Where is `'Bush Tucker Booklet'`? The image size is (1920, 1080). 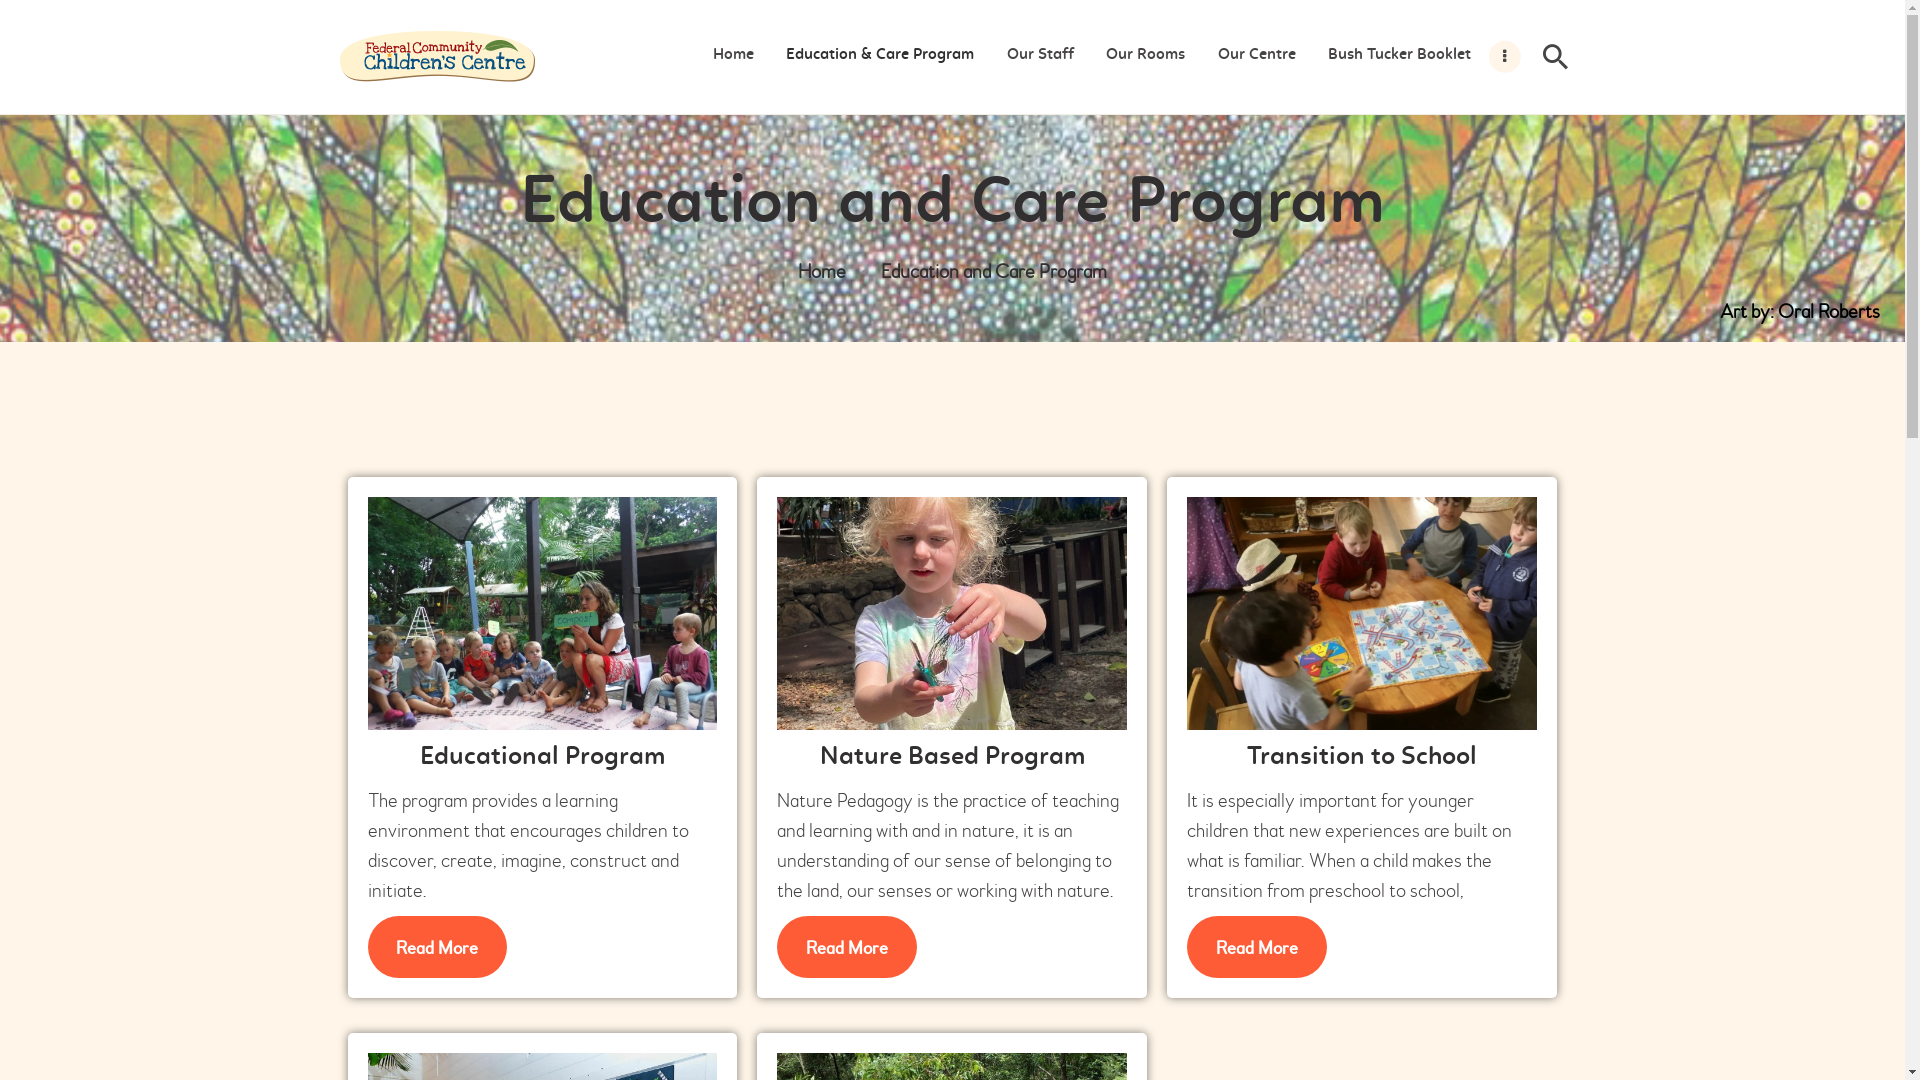 'Bush Tucker Booklet' is located at coordinates (1398, 55).